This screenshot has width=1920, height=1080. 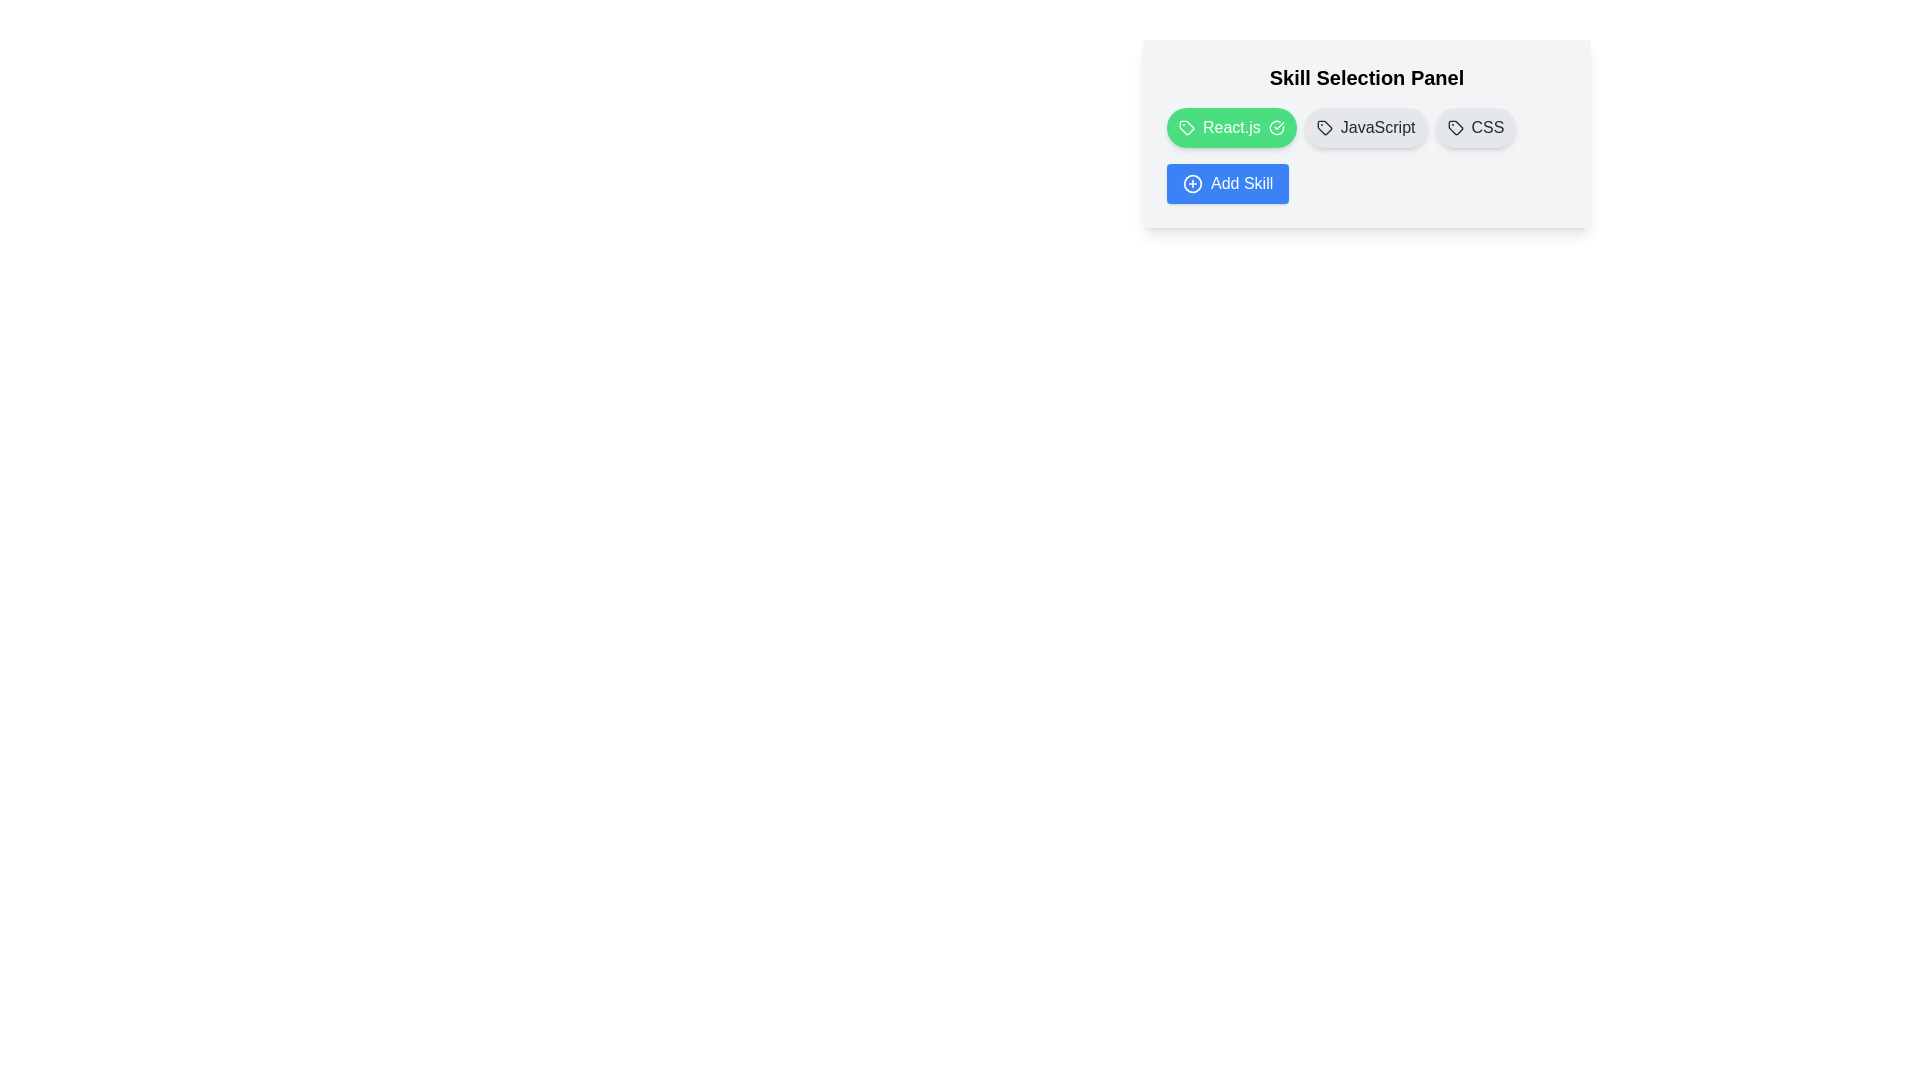 What do you see at coordinates (1366, 134) in the screenshot?
I see `the selectable badge for the skill 'JavaScript' located in the 'Skill Selection Panel'` at bounding box center [1366, 134].